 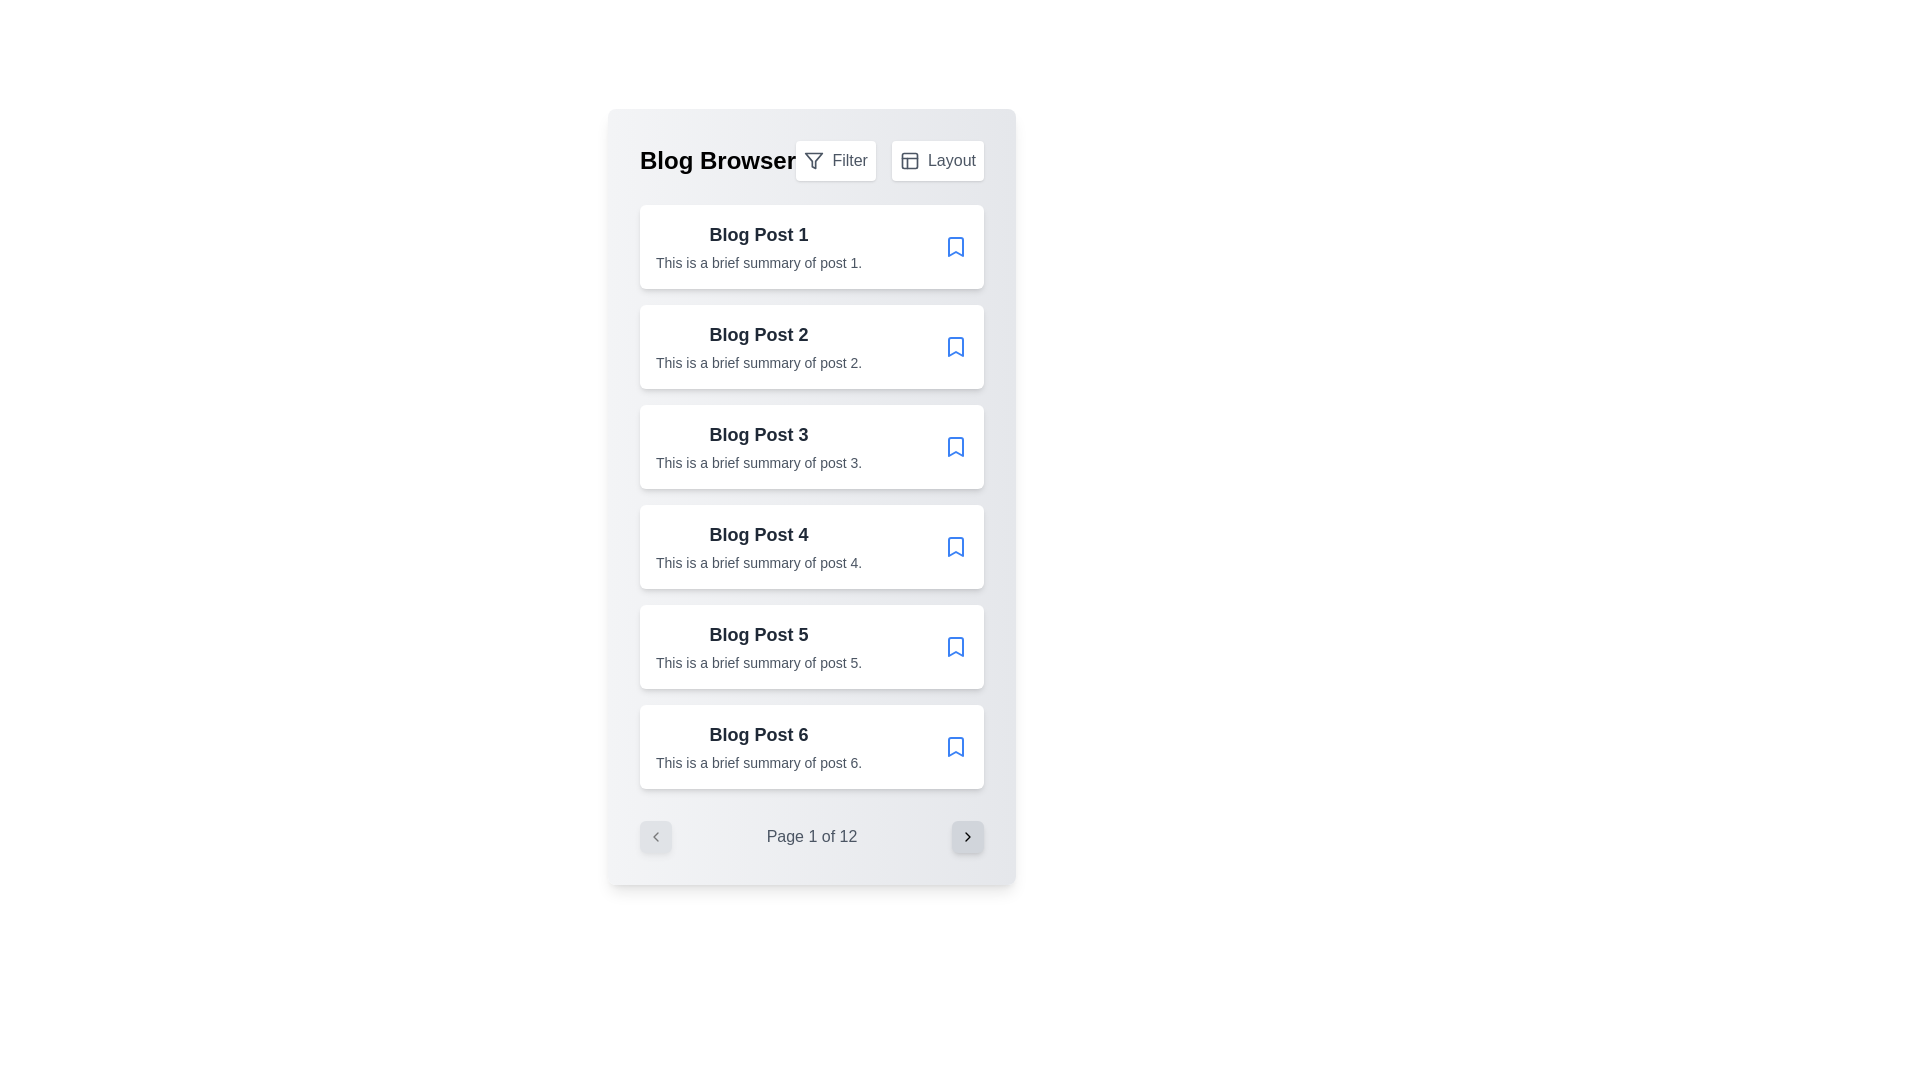 What do you see at coordinates (758, 434) in the screenshot?
I see `the title of the third blog post in the Blog Browser section, located directly below the second blog post card` at bounding box center [758, 434].